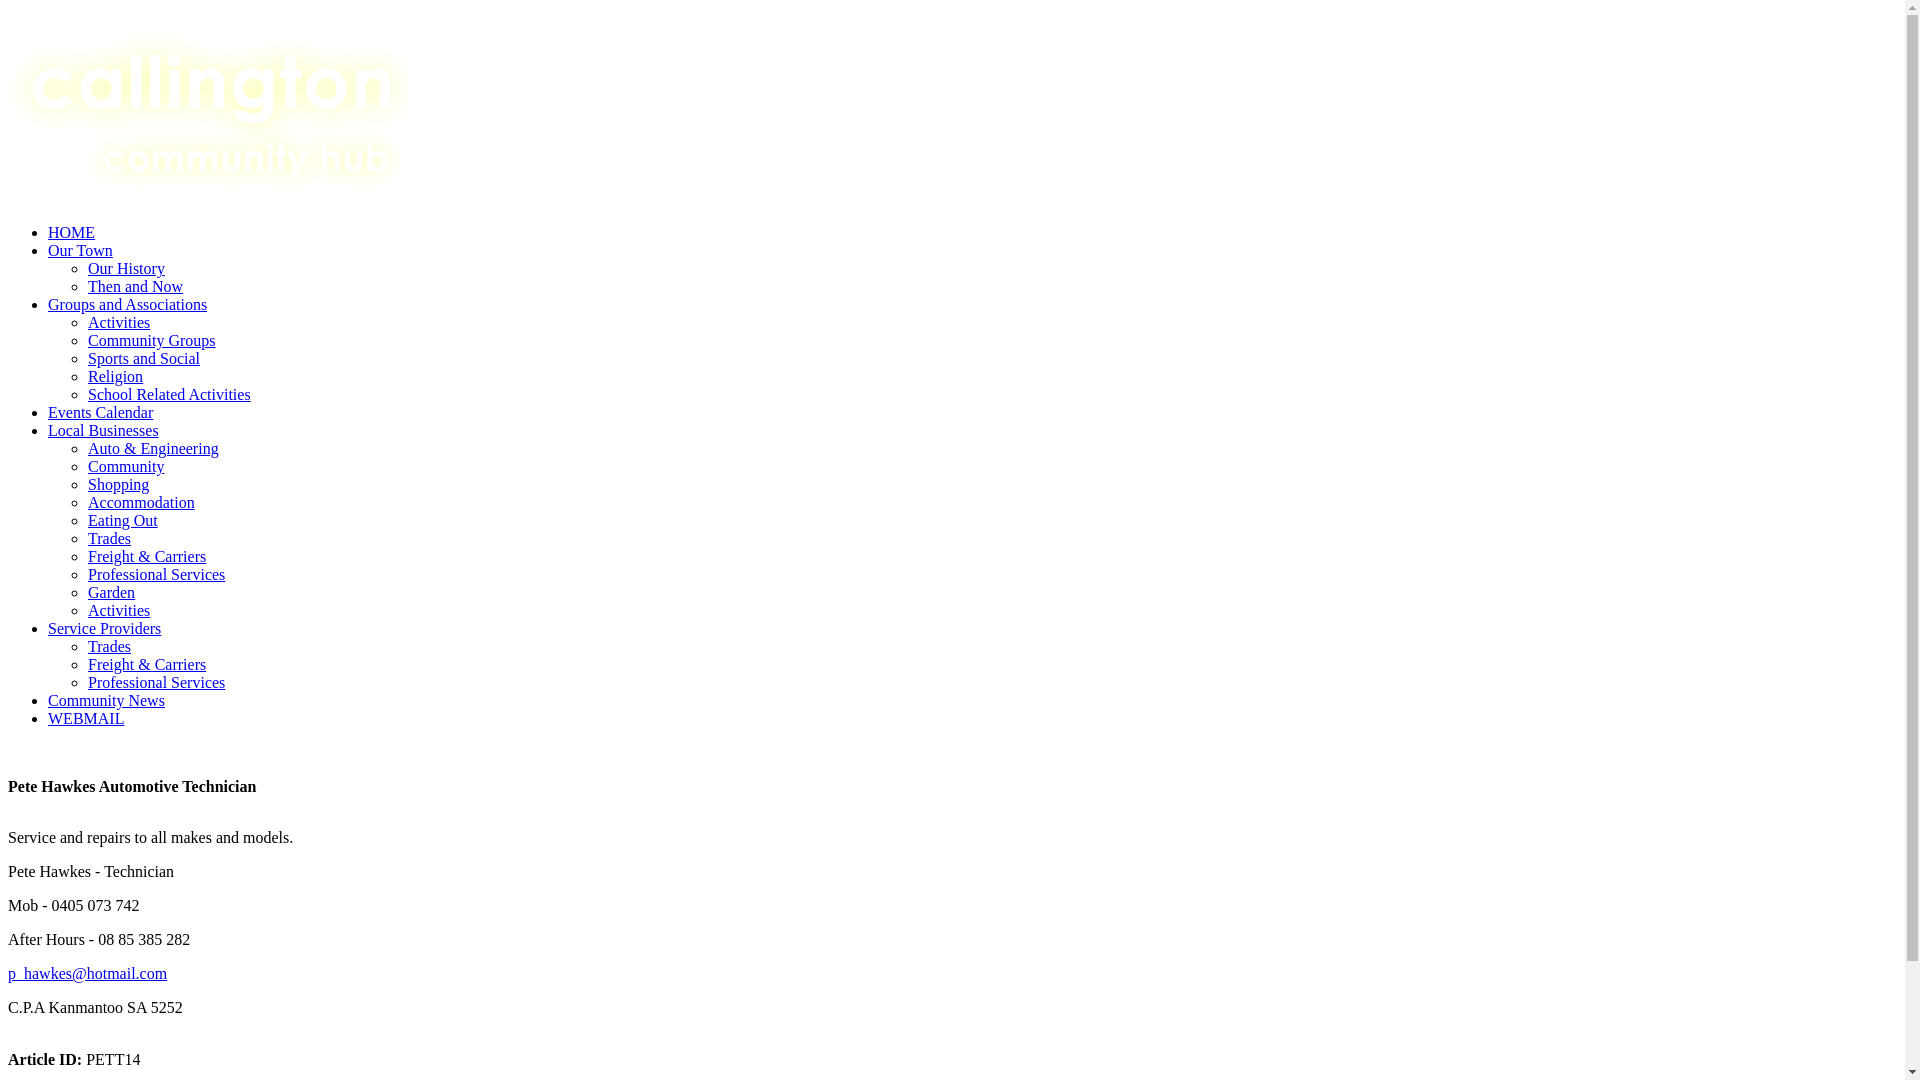 This screenshot has width=1920, height=1080. I want to click on 'Freight & Carriers', so click(146, 556).